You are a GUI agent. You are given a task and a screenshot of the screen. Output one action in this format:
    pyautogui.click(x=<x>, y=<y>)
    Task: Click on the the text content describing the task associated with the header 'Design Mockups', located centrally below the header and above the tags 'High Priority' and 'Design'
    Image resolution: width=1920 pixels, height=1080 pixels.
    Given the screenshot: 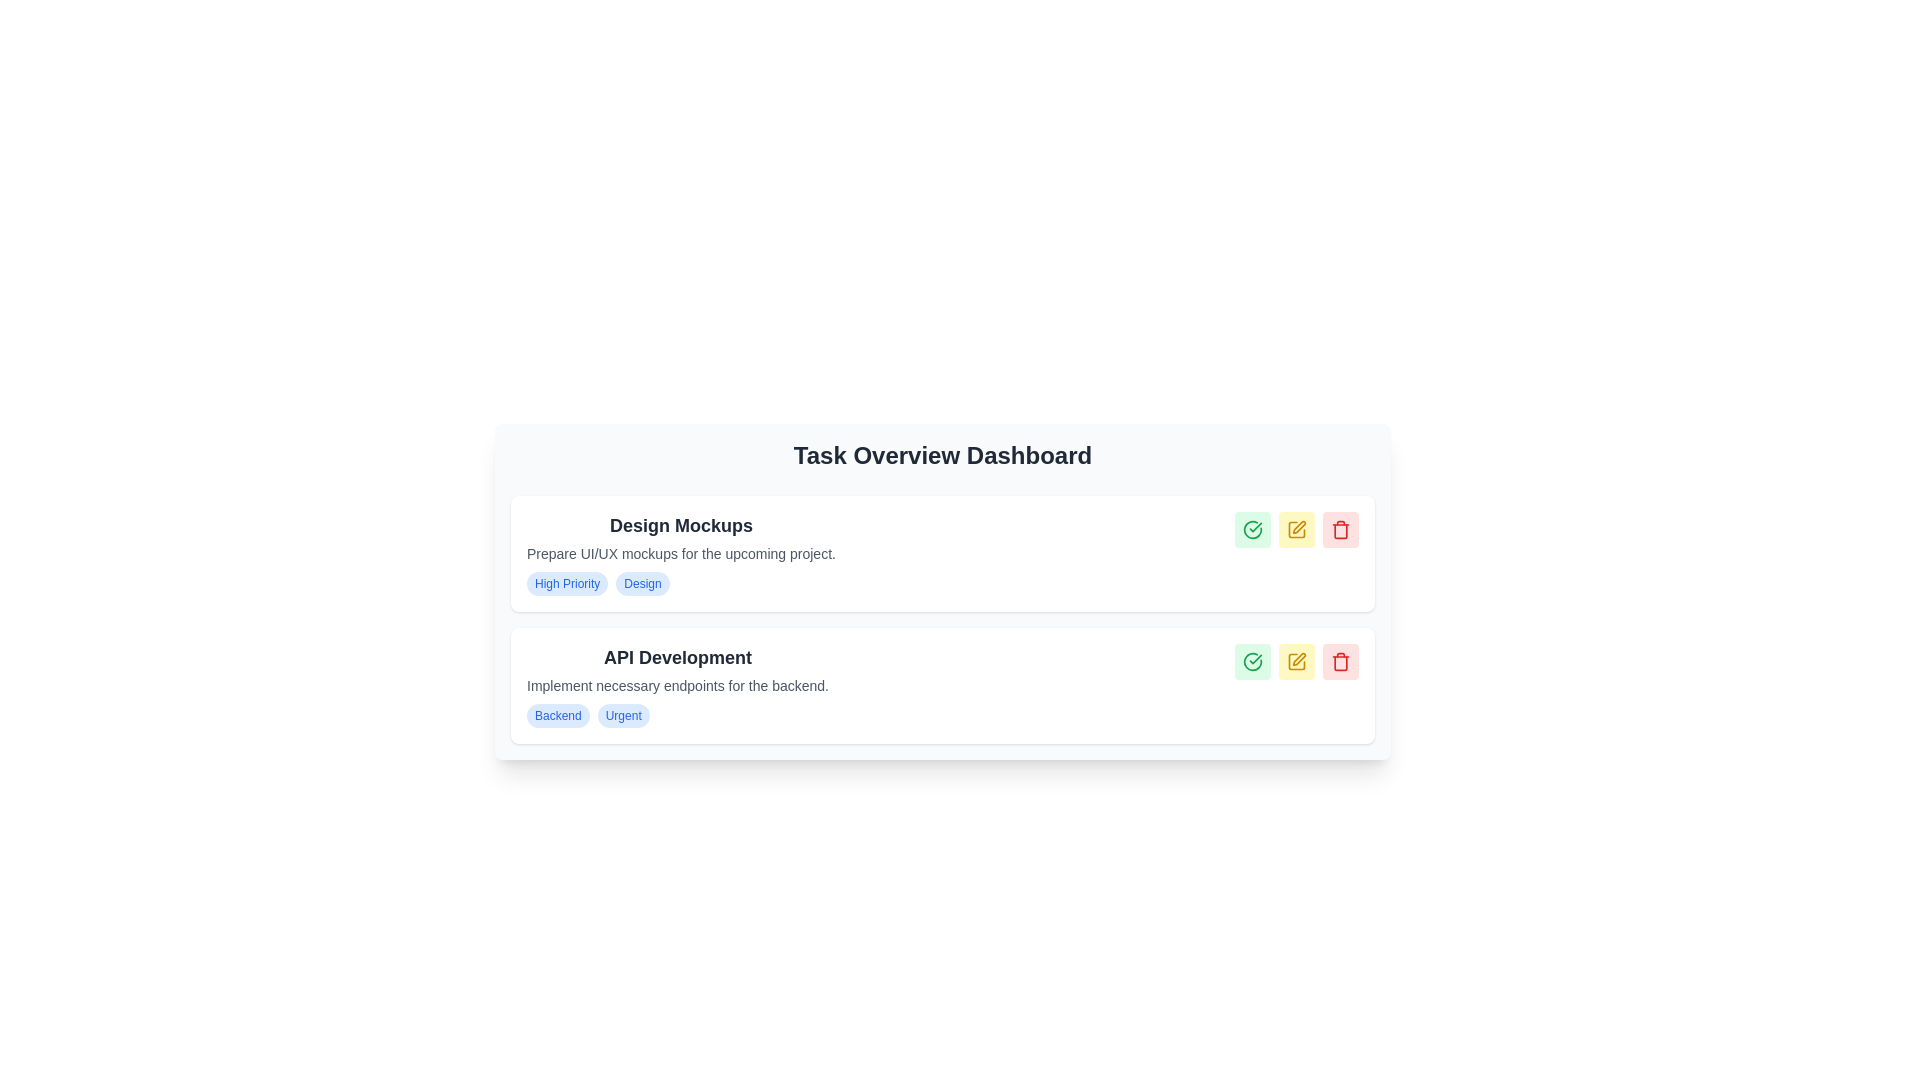 What is the action you would take?
    pyautogui.click(x=681, y=554)
    